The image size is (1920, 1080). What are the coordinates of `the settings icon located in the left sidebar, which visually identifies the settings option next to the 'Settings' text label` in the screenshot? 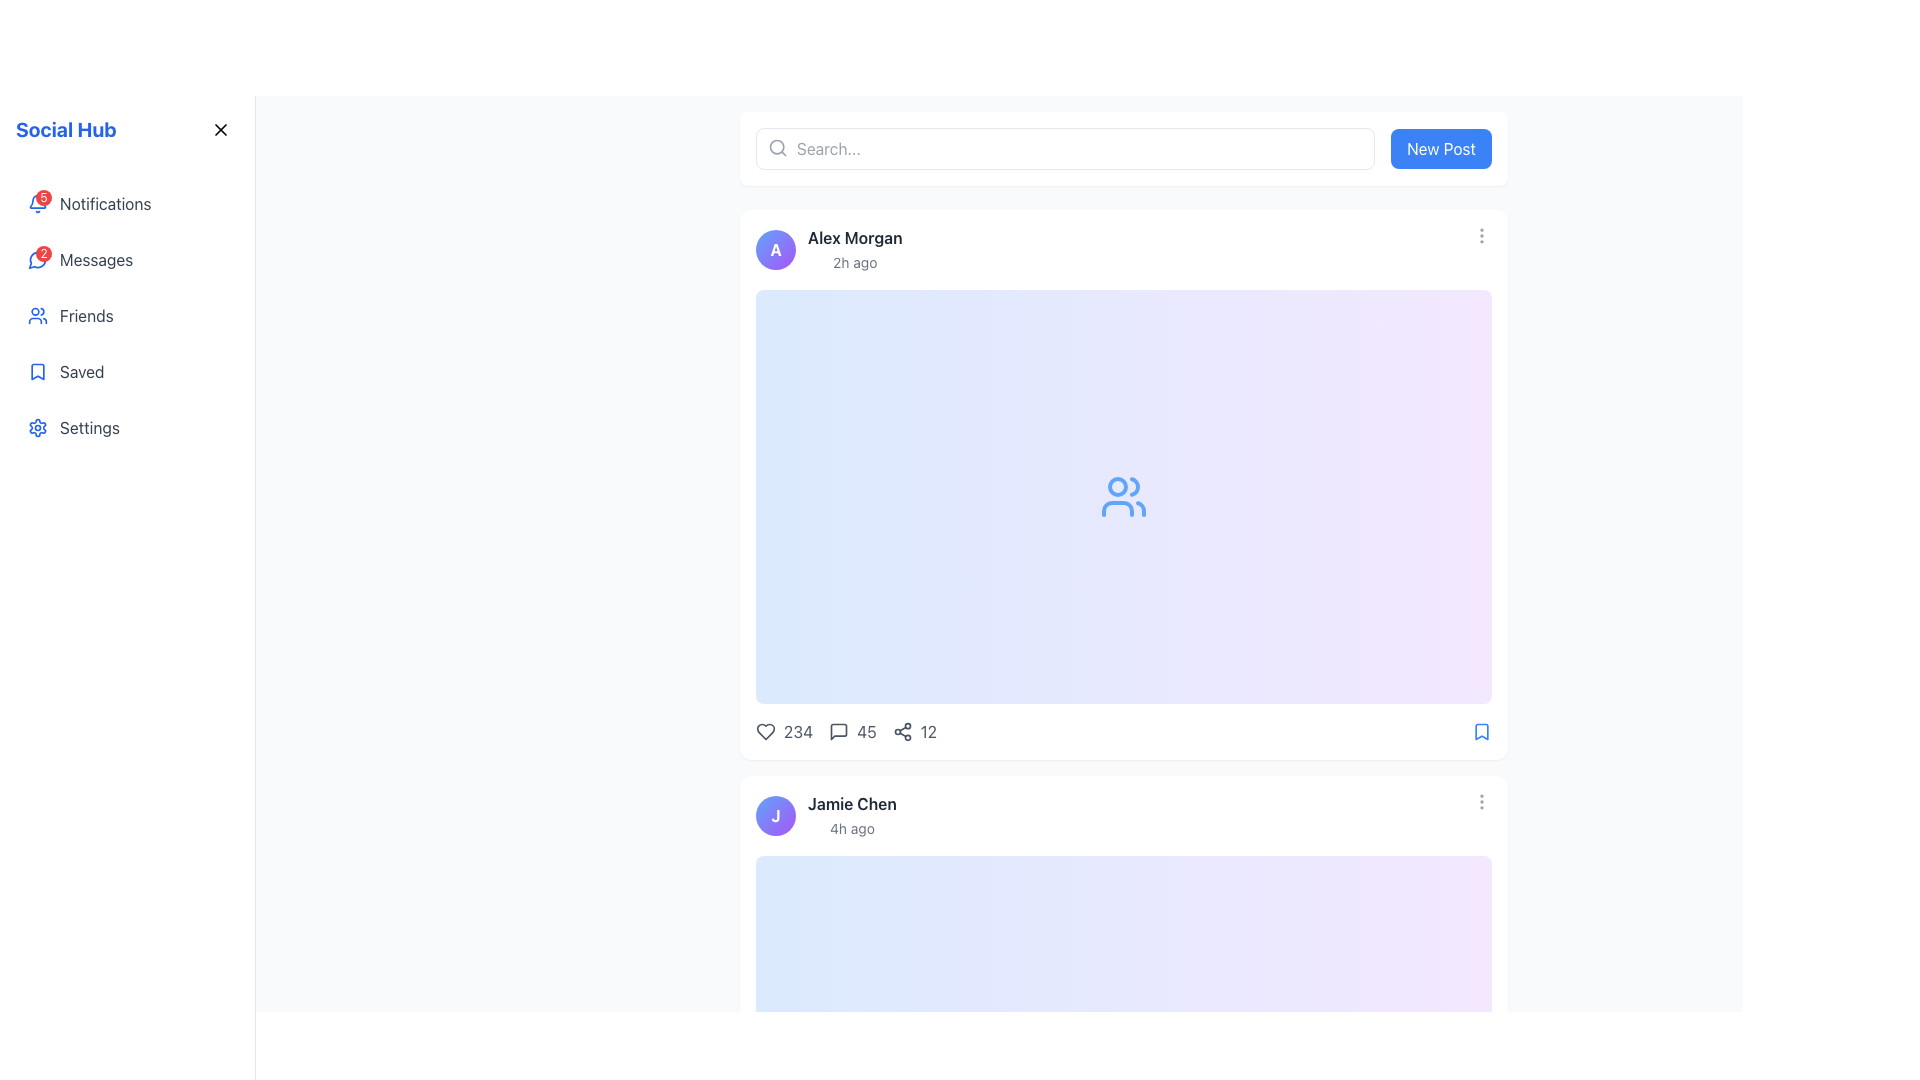 It's located at (38, 427).